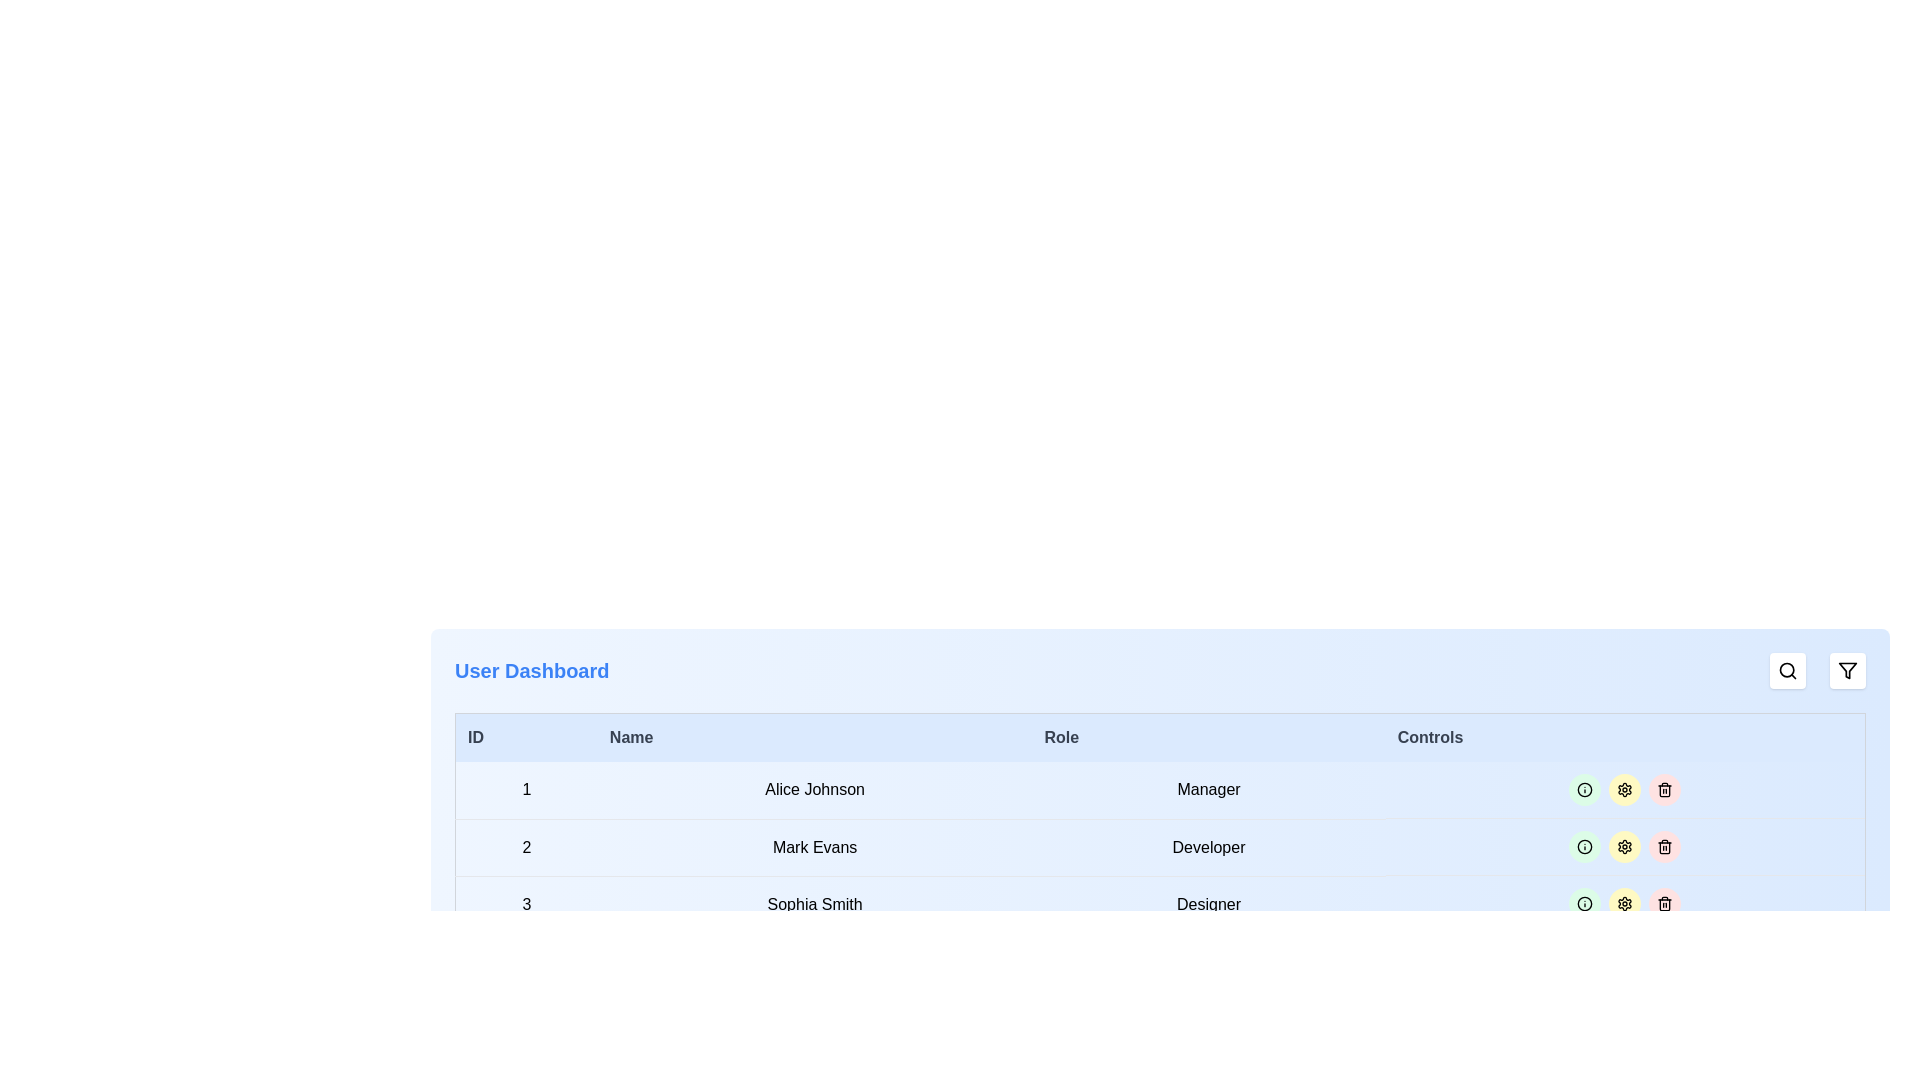  Describe the element at coordinates (1160, 904) in the screenshot. I see `to select the third row` at that location.